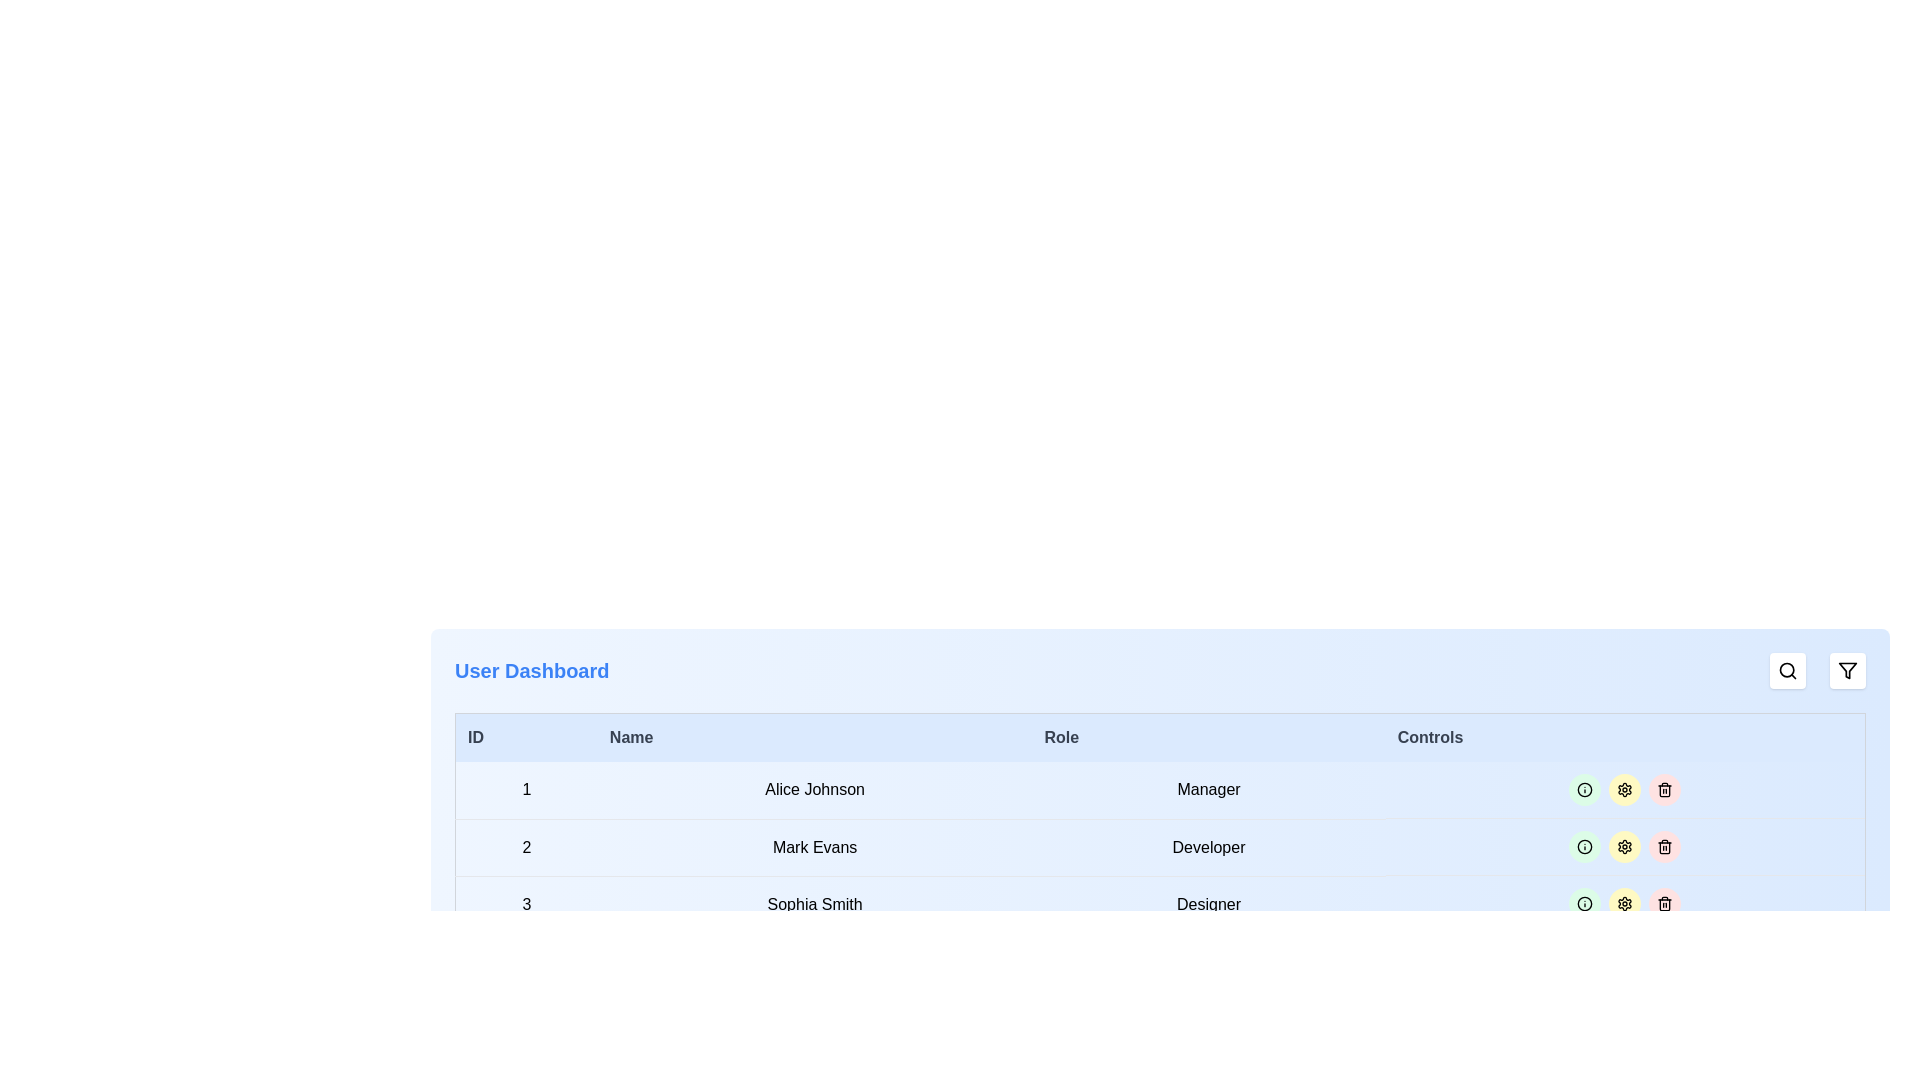  Describe the element at coordinates (1160, 904) in the screenshot. I see `to select the third row` at that location.